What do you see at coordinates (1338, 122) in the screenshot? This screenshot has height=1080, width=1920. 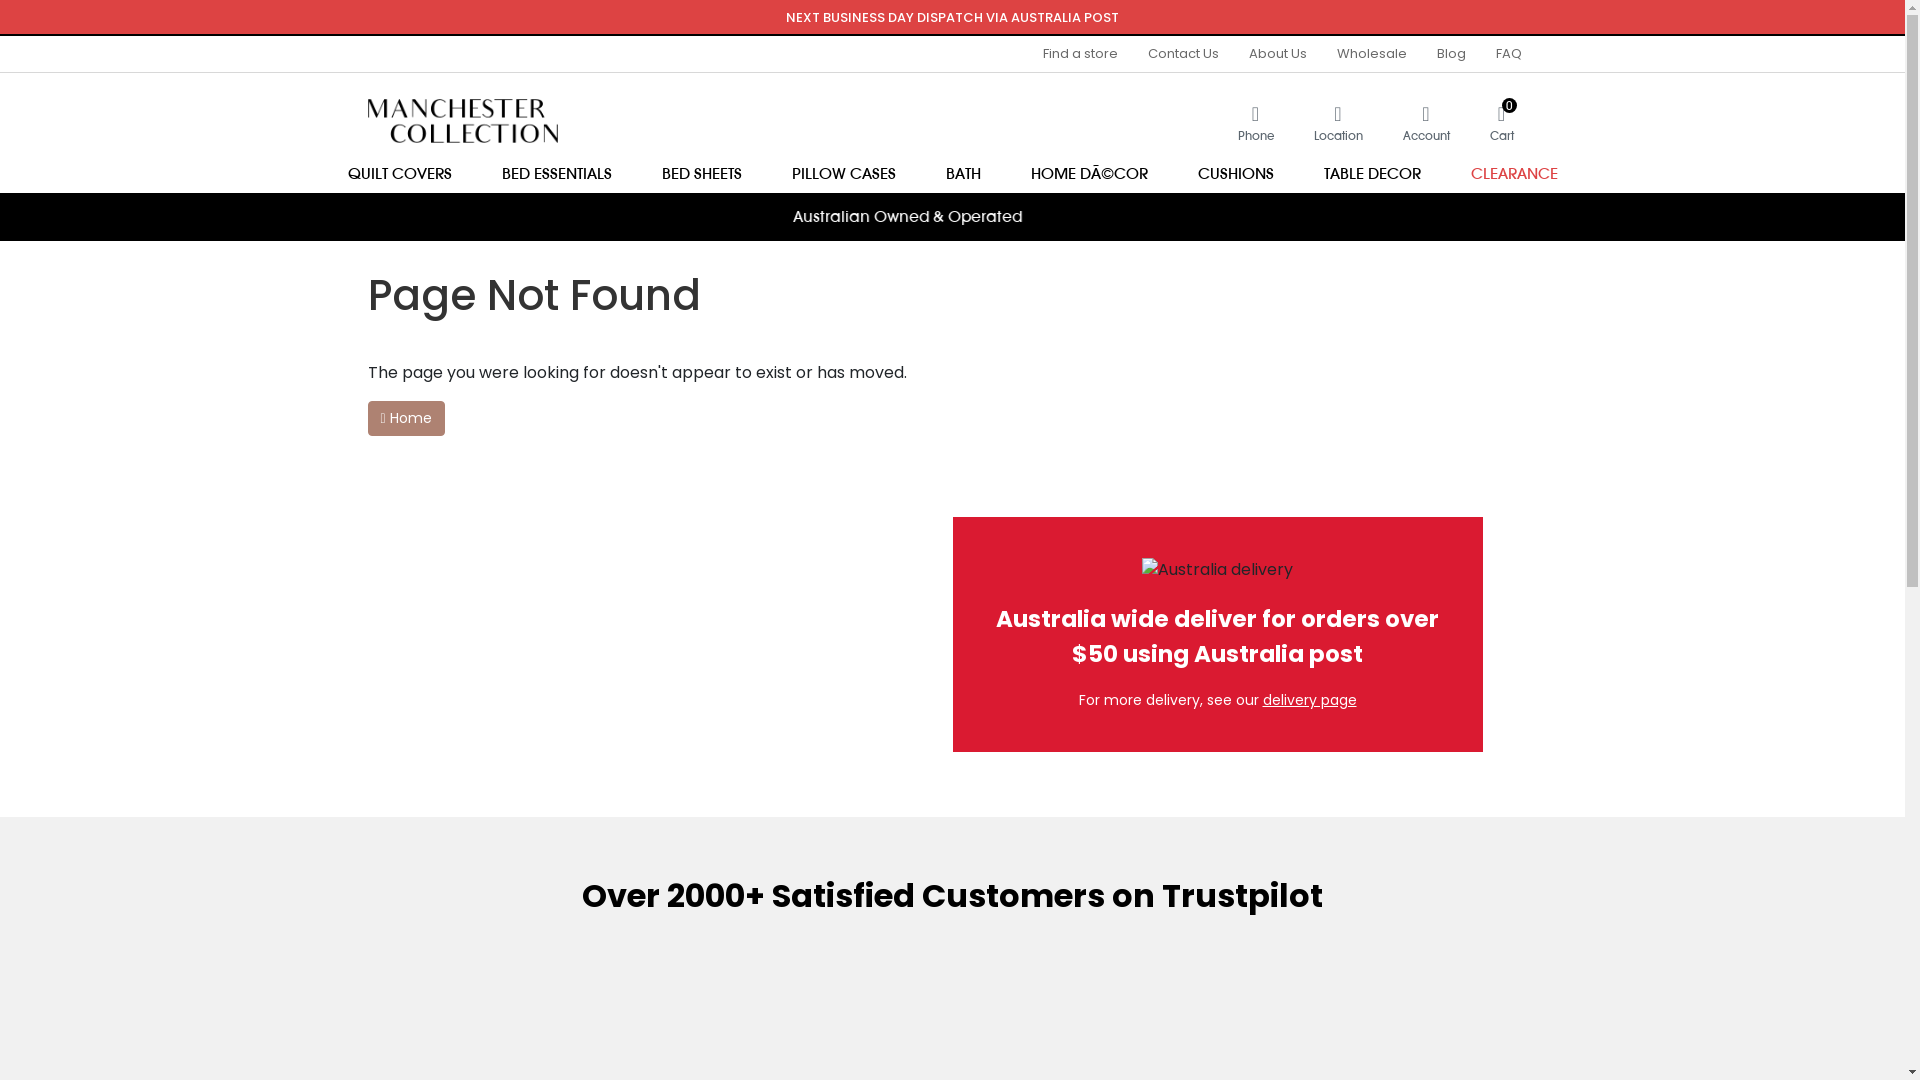 I see `'Location'` at bounding box center [1338, 122].